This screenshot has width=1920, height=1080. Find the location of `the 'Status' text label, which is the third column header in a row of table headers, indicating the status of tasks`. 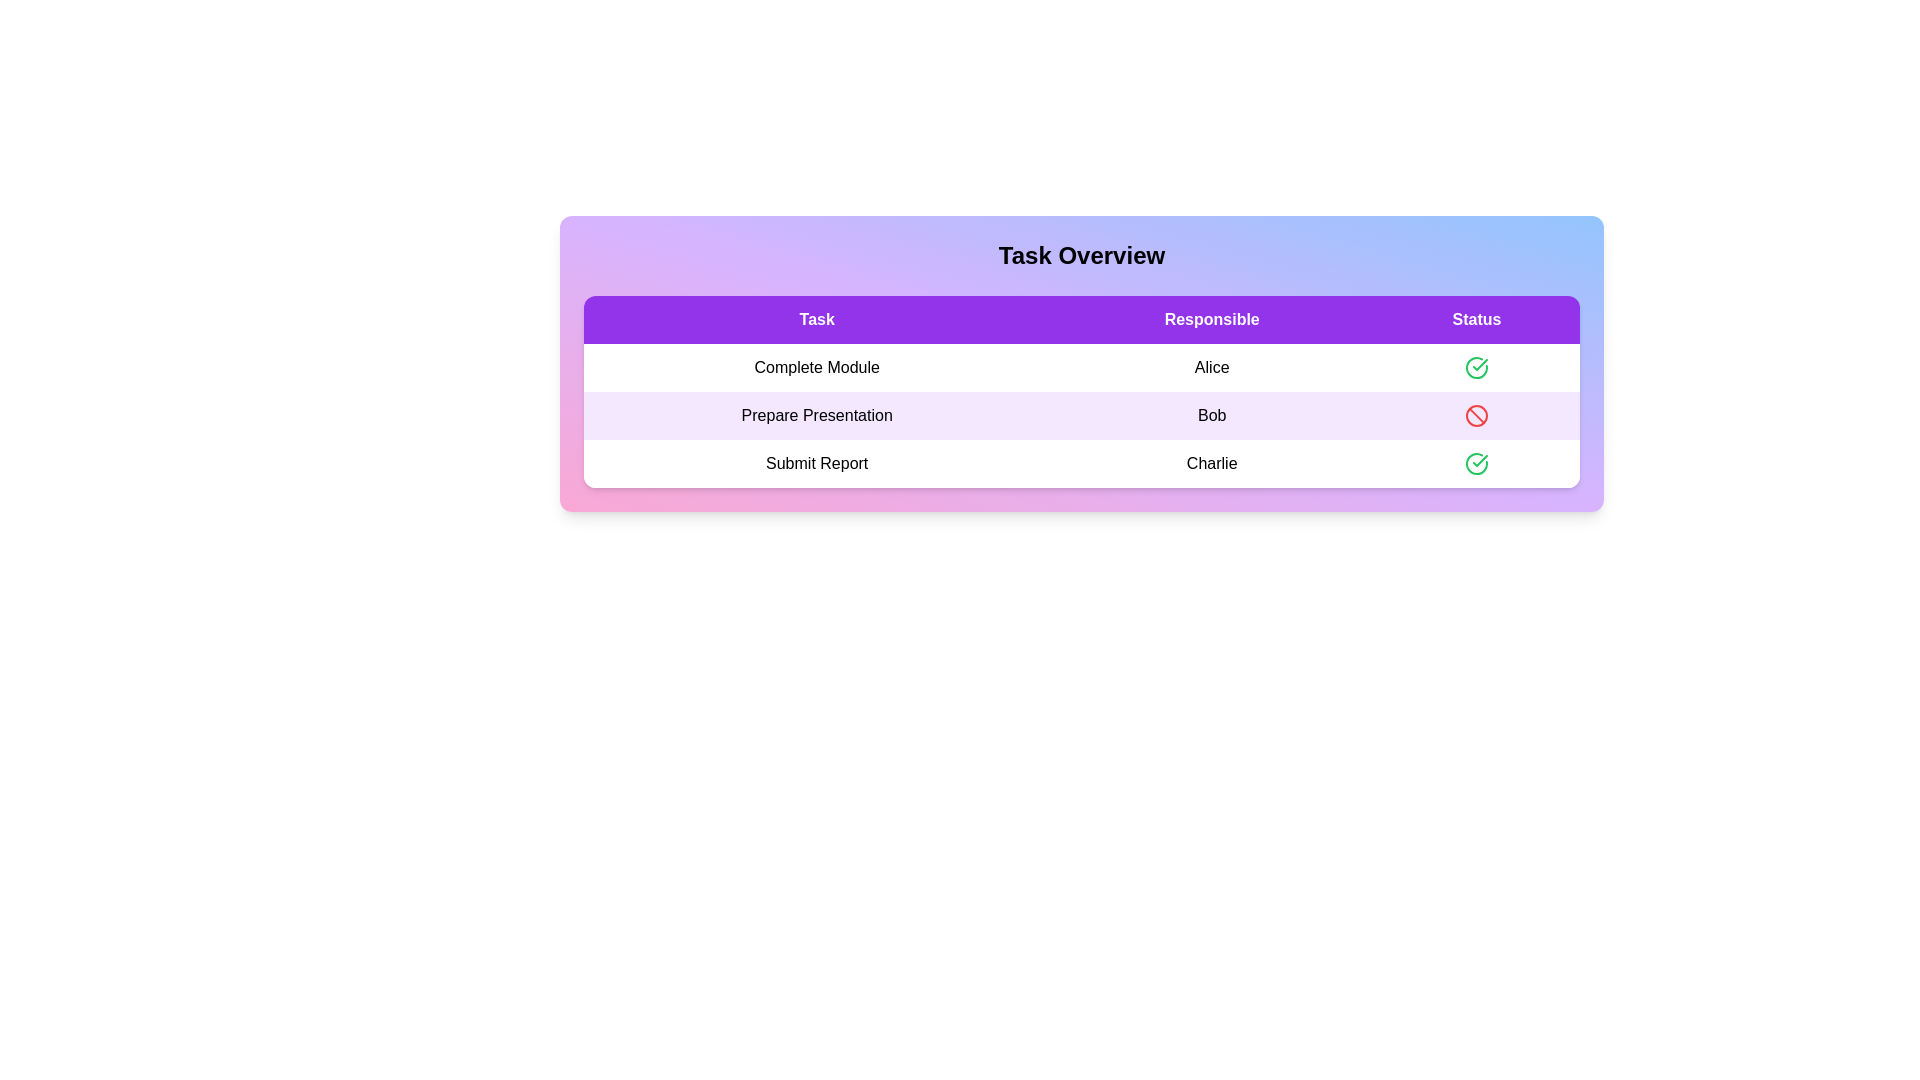

the 'Status' text label, which is the third column header in a row of table headers, indicating the status of tasks is located at coordinates (1477, 319).